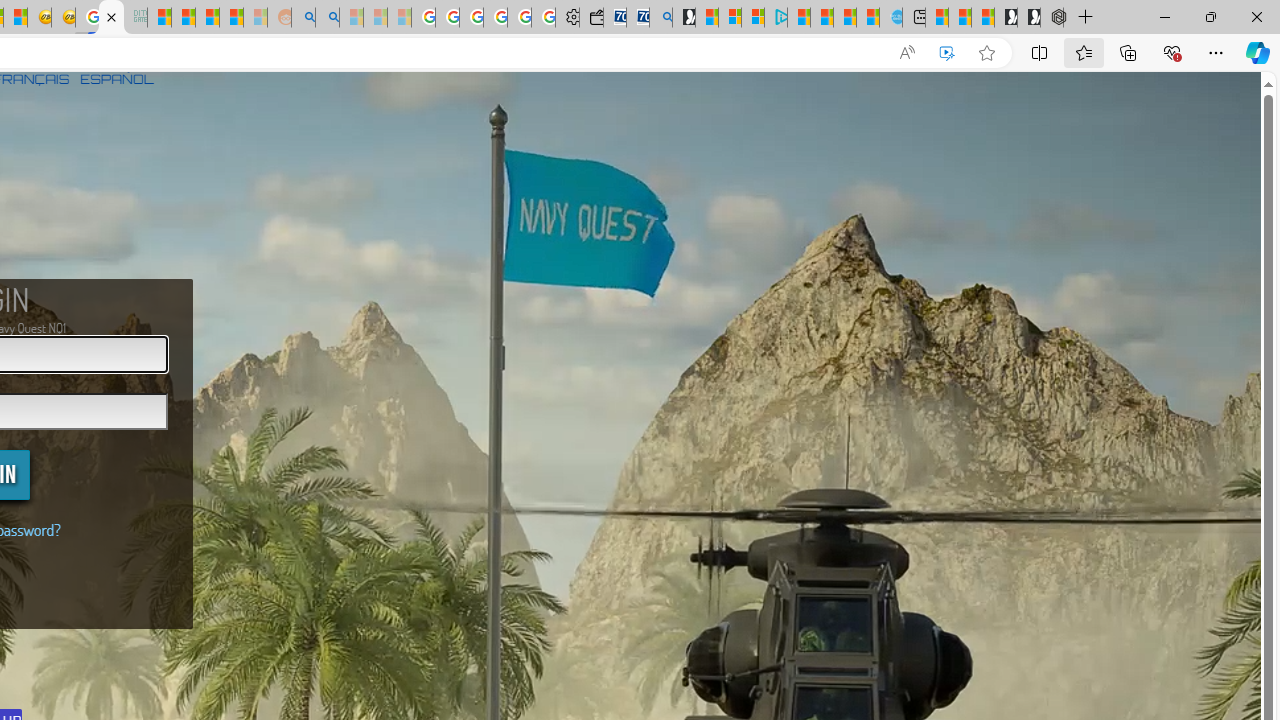 This screenshot has width=1280, height=720. I want to click on 'Home | Sky Blue Bikes - Sky Blue Bikes', so click(889, 17).